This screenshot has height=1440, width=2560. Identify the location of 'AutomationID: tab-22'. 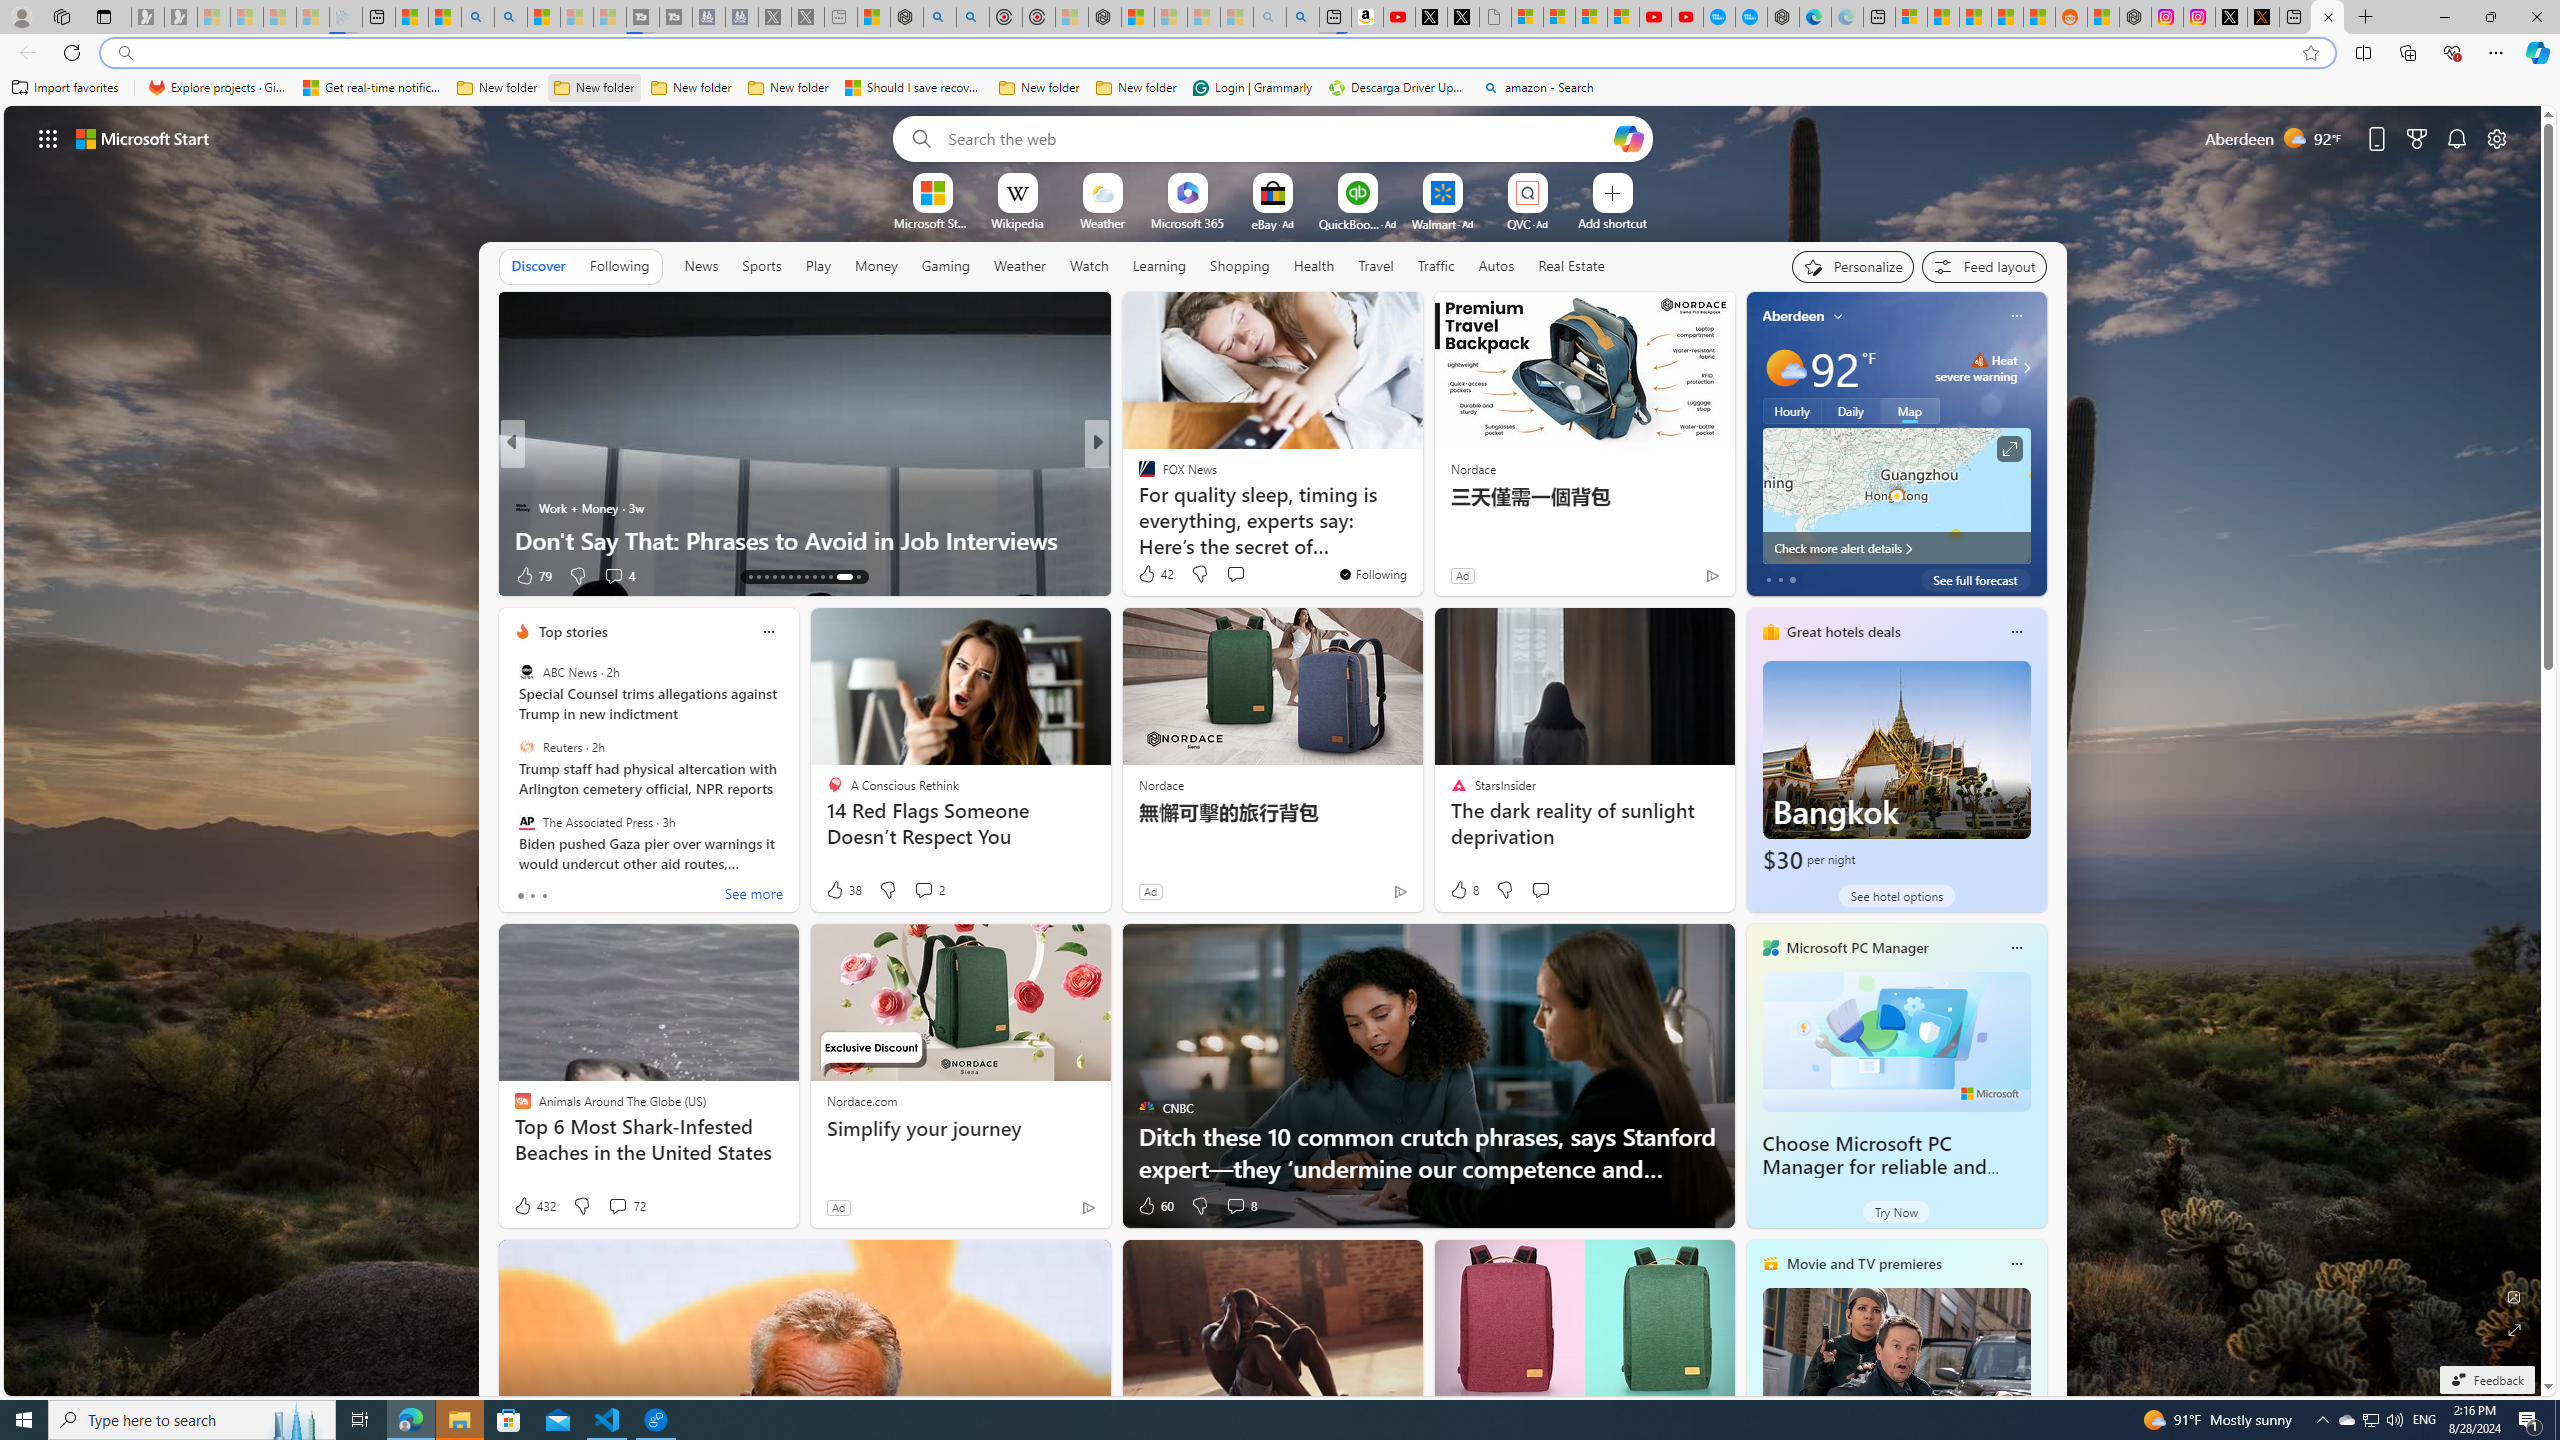
(823, 577).